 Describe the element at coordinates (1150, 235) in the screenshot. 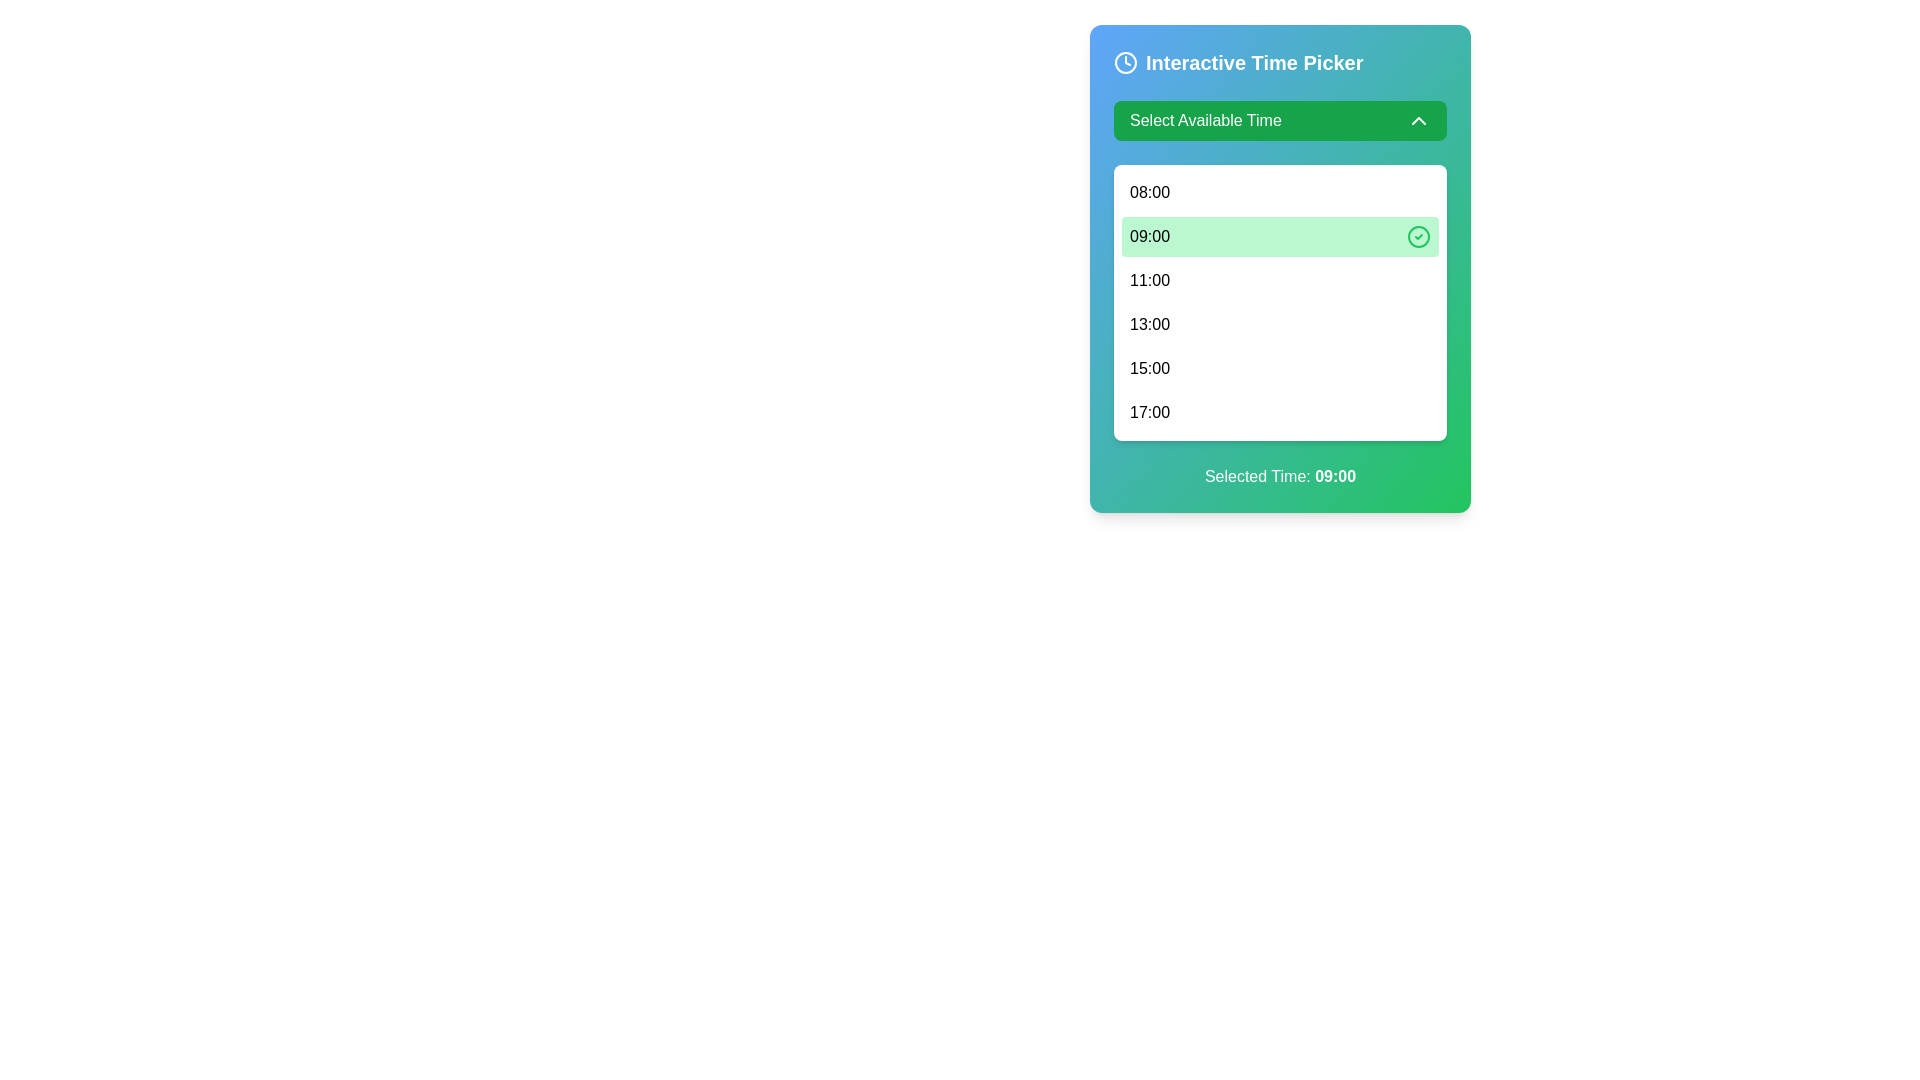

I see `the text display showing the time '09:00' located within a rounded green background in the time selection interface` at that location.